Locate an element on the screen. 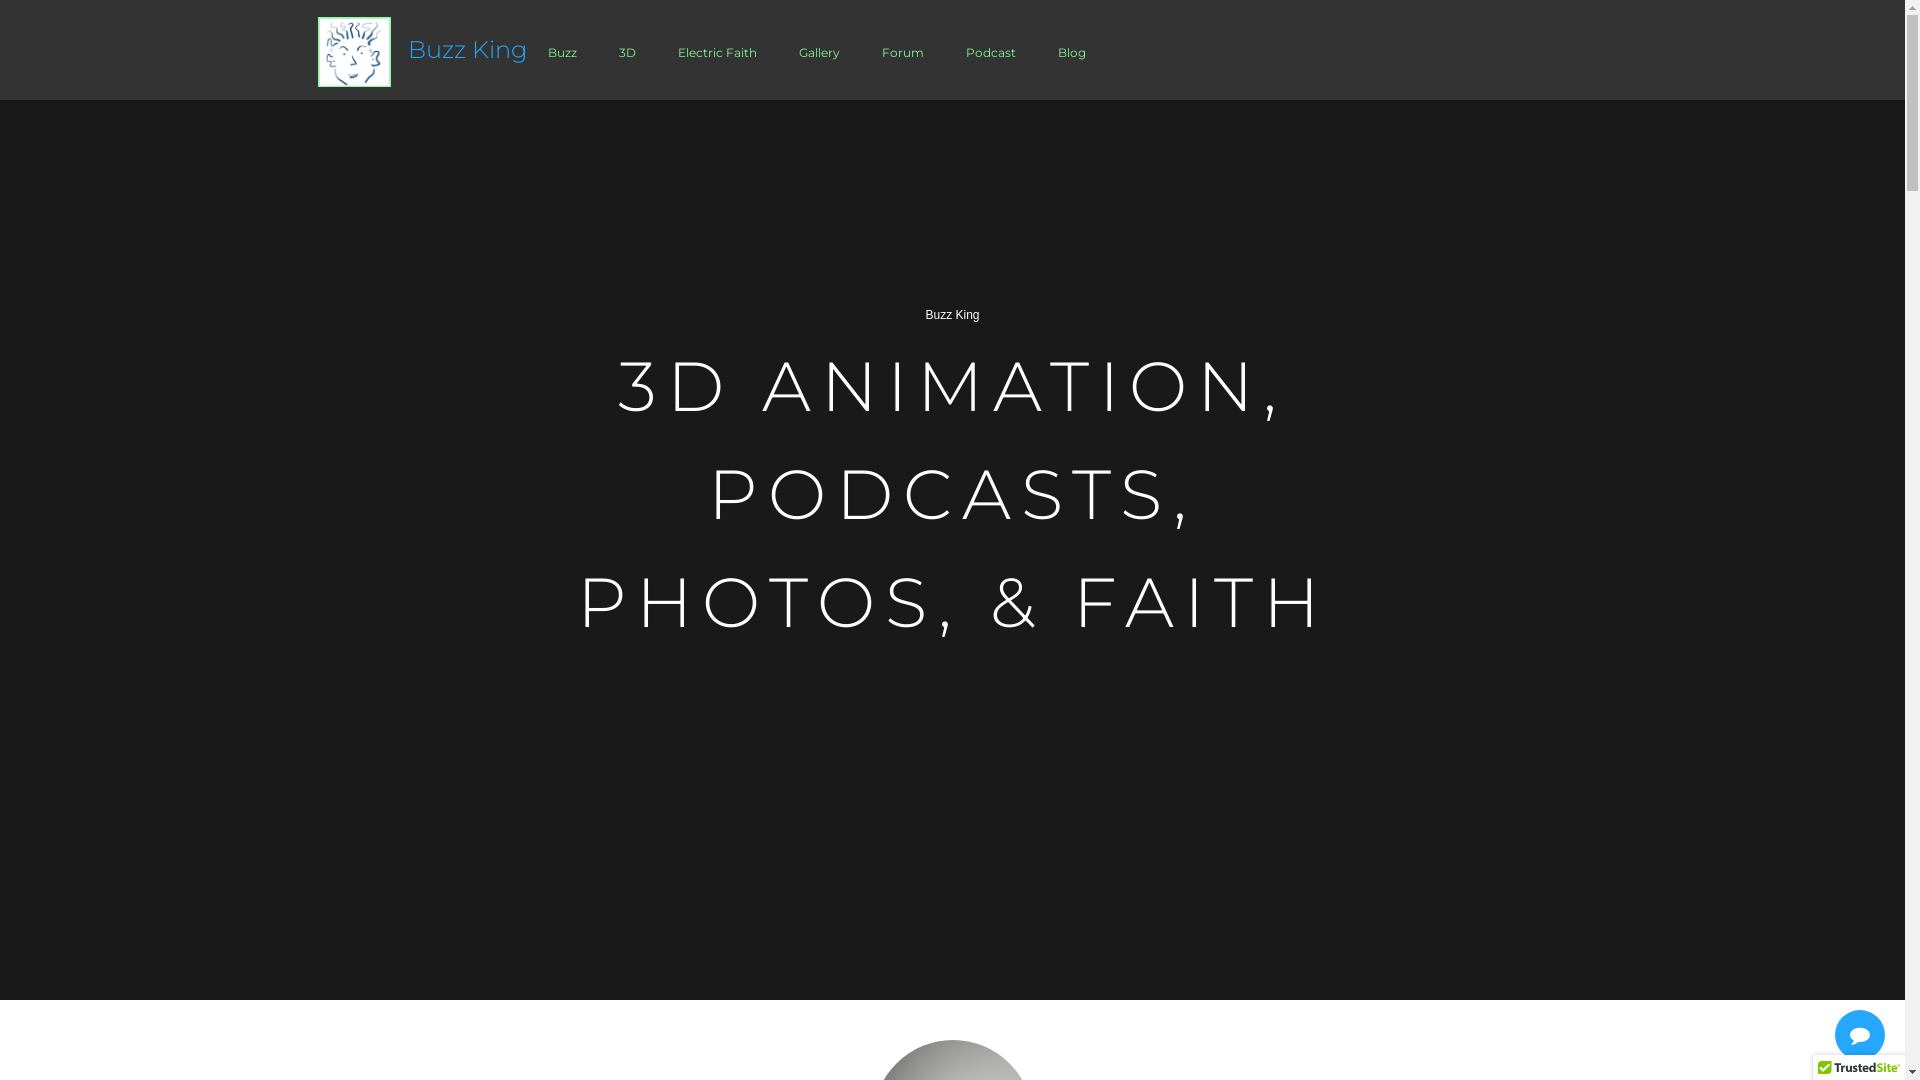  'Podcast' is located at coordinates (944, 51).